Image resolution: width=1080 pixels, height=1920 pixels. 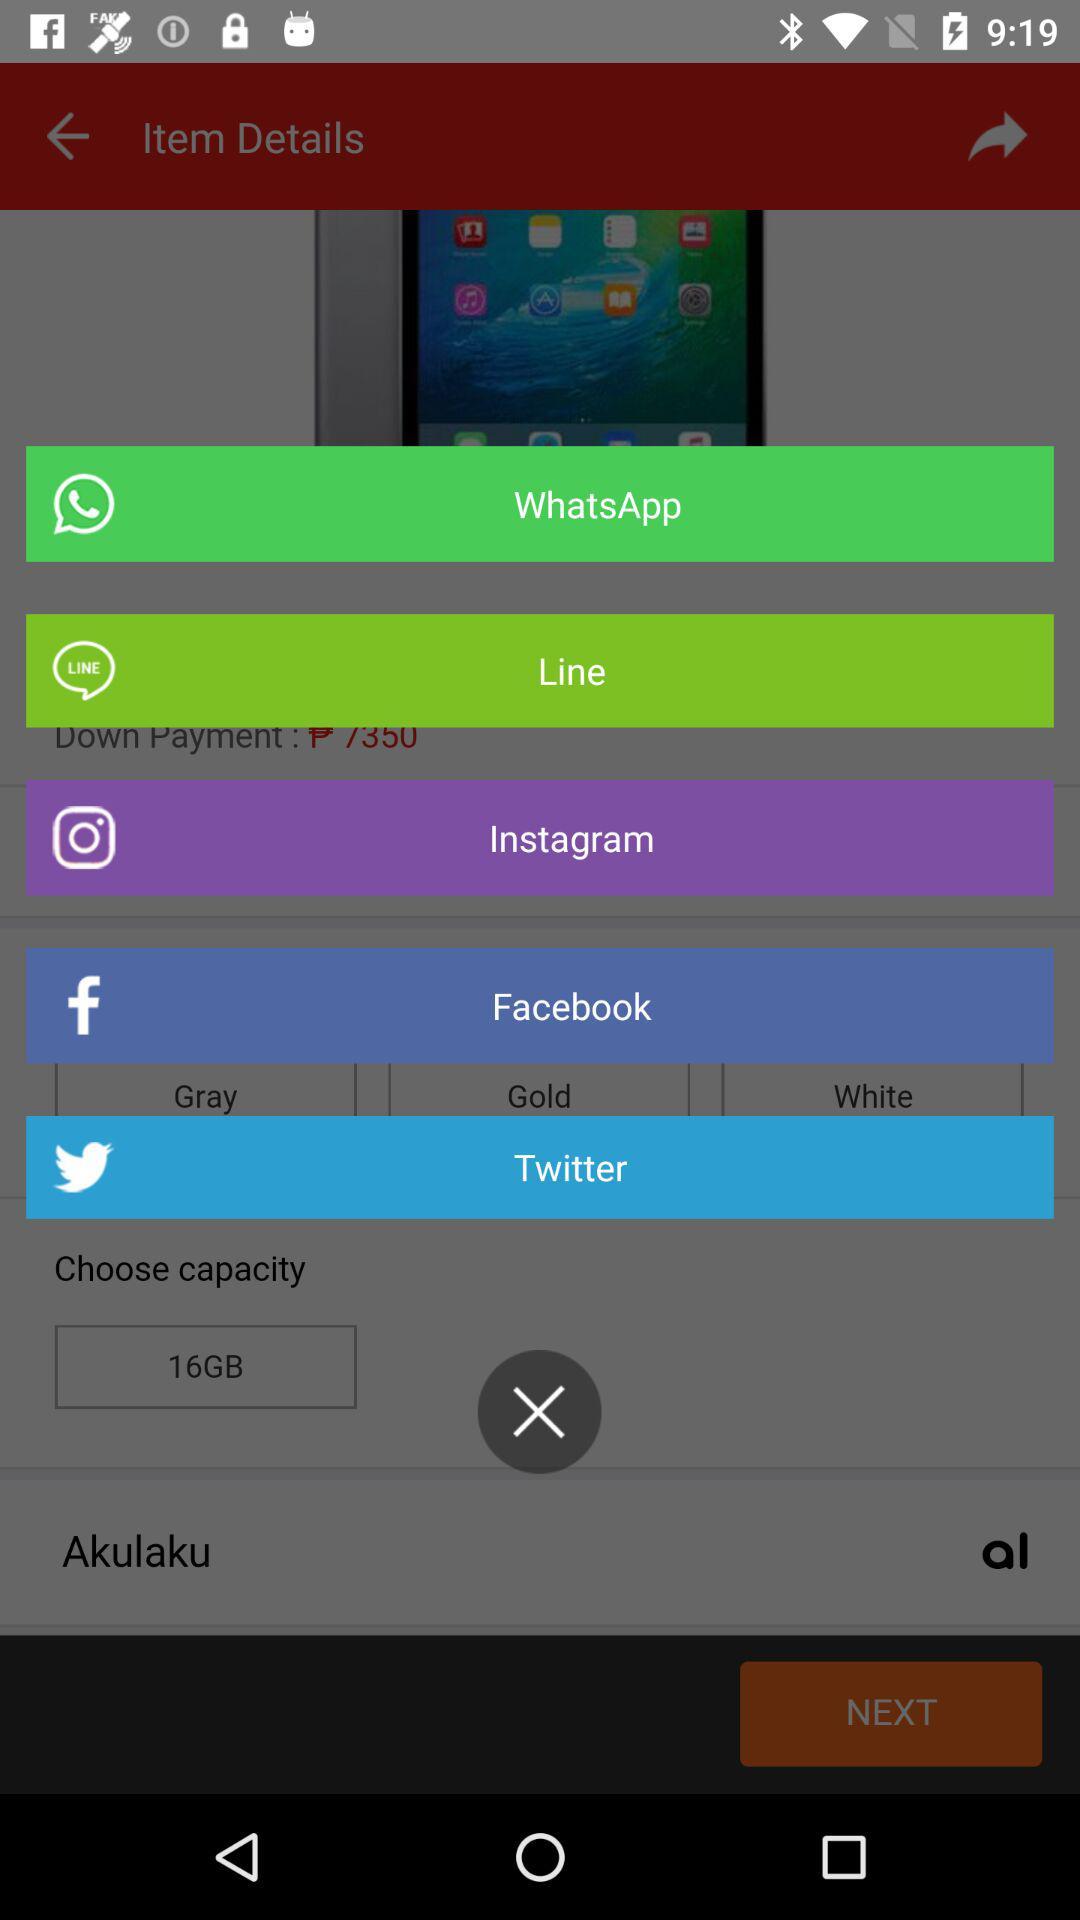 I want to click on facebook icon, so click(x=540, y=1005).